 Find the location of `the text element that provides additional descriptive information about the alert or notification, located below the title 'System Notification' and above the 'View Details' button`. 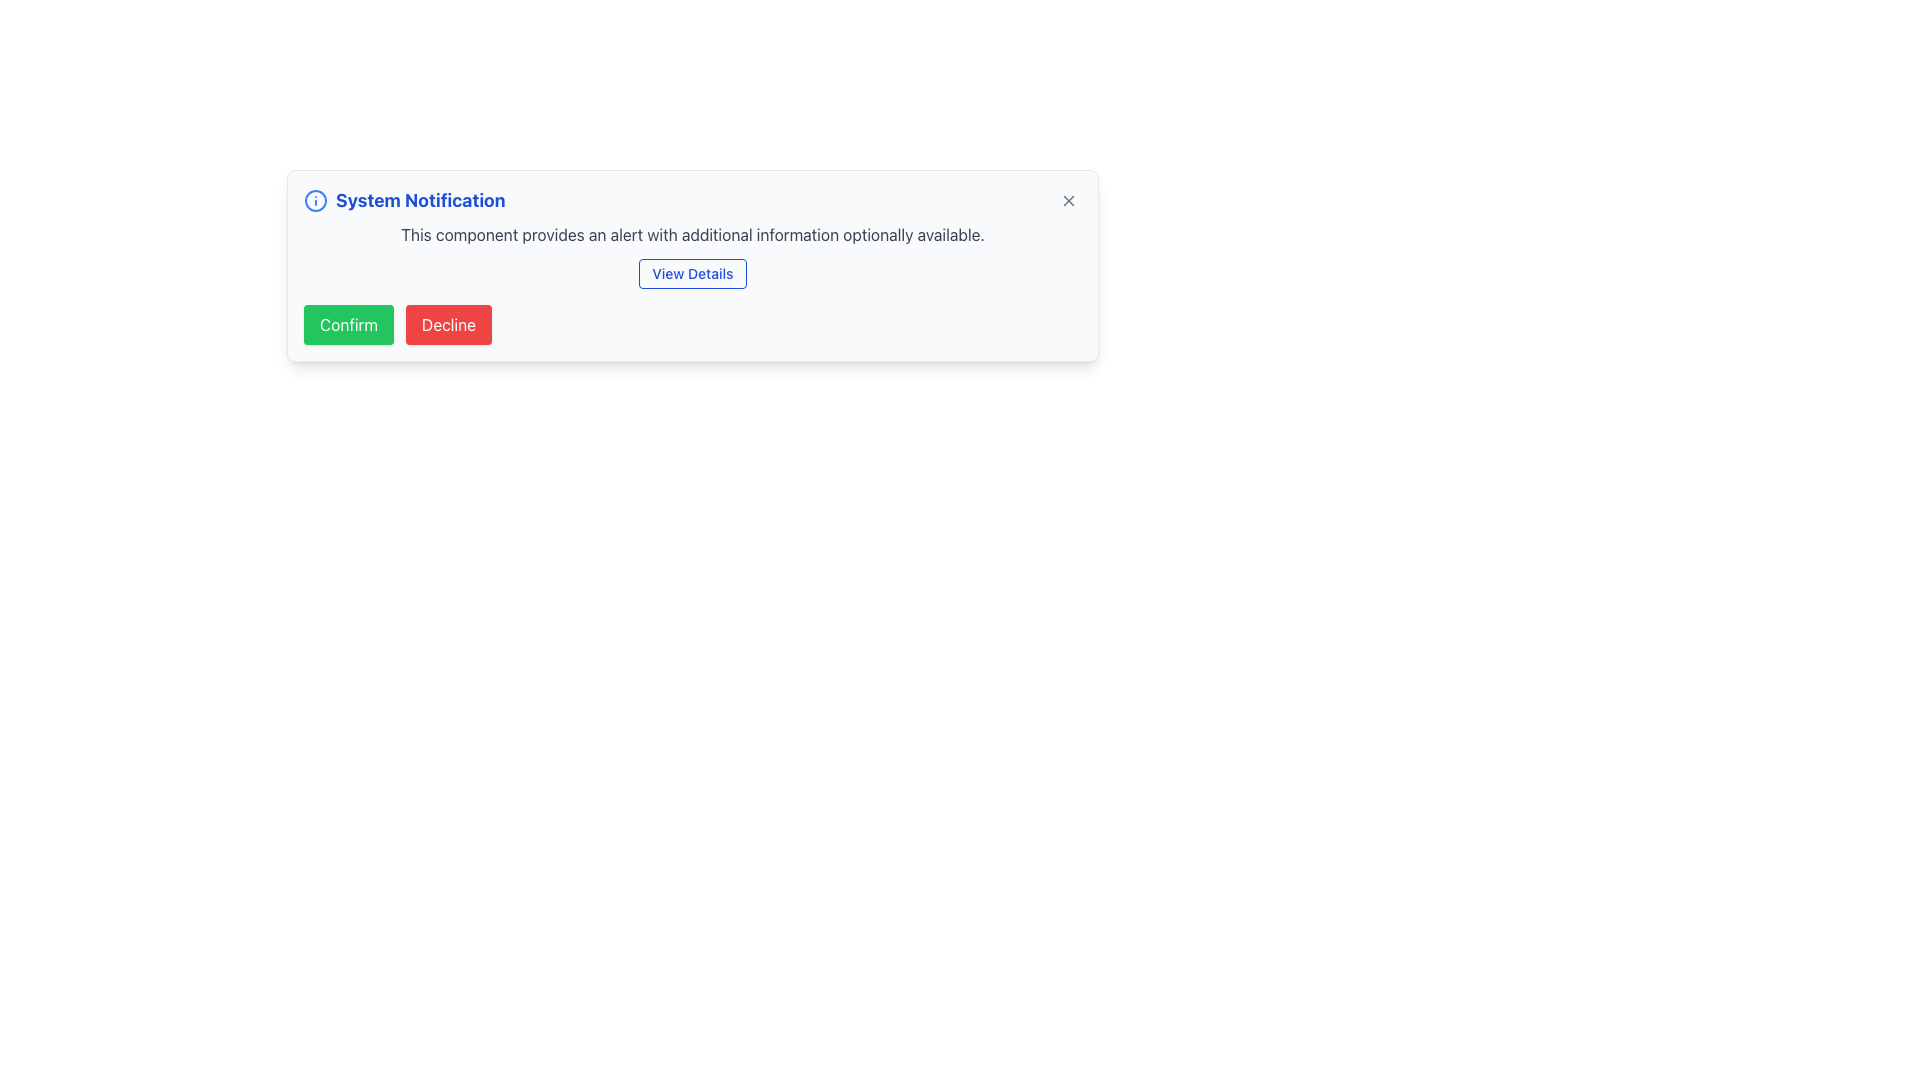

the text element that provides additional descriptive information about the alert or notification, located below the title 'System Notification' and above the 'View Details' button is located at coordinates (692, 234).